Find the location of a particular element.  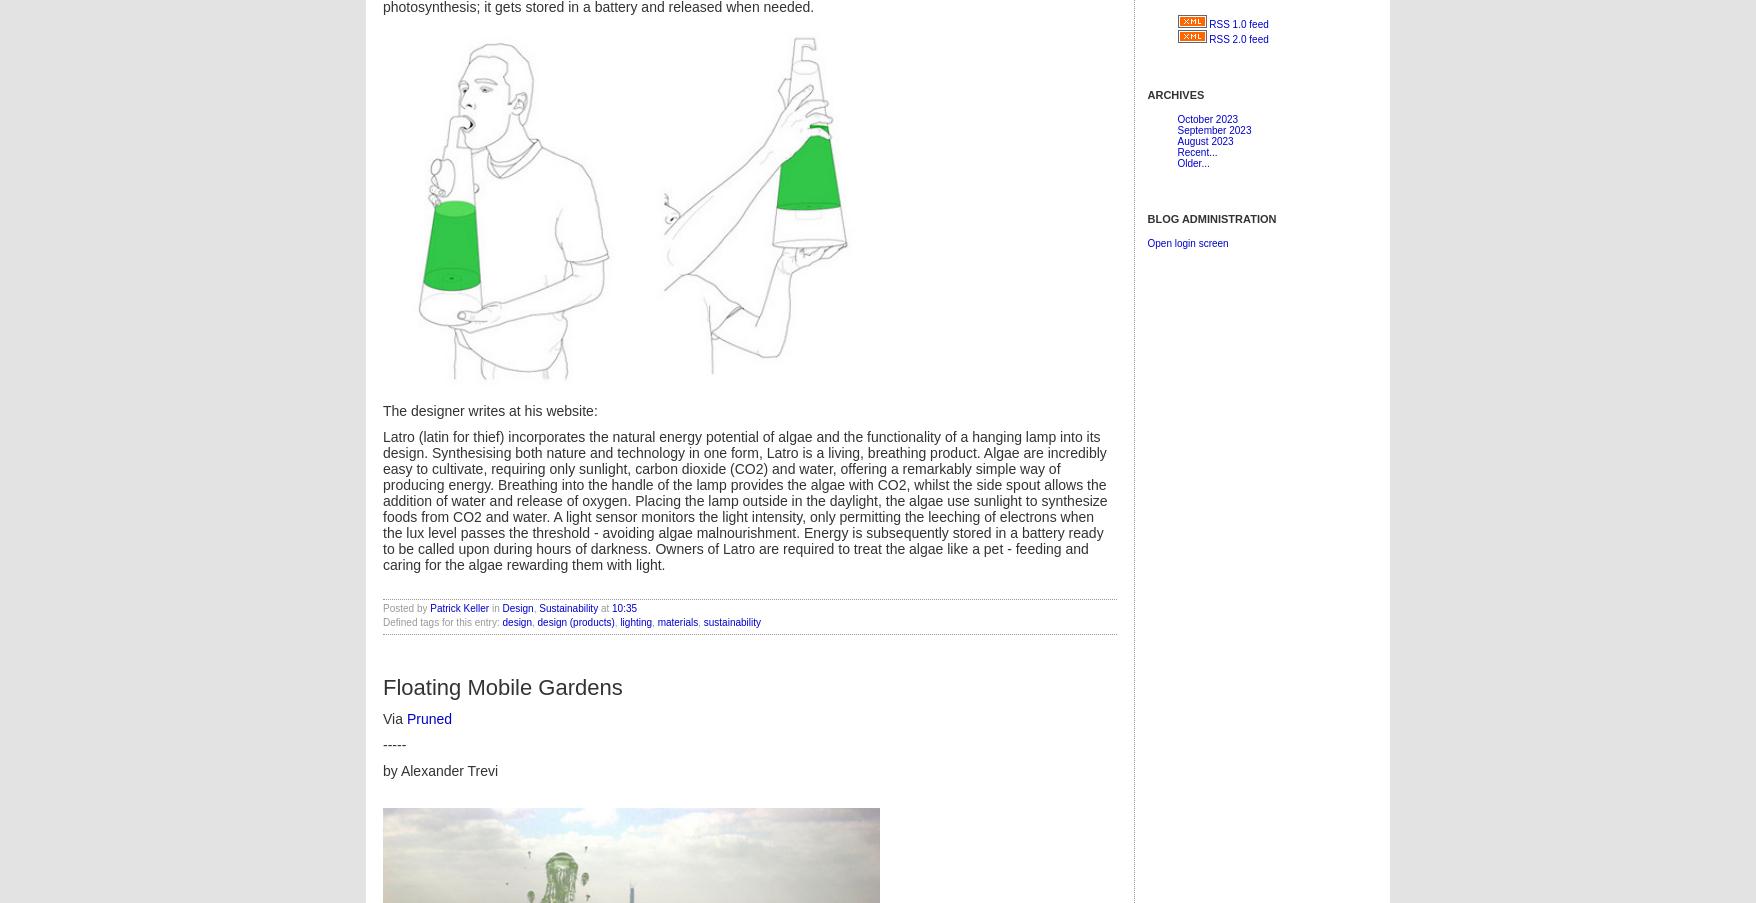

'Blog Administration' is located at coordinates (1210, 218).